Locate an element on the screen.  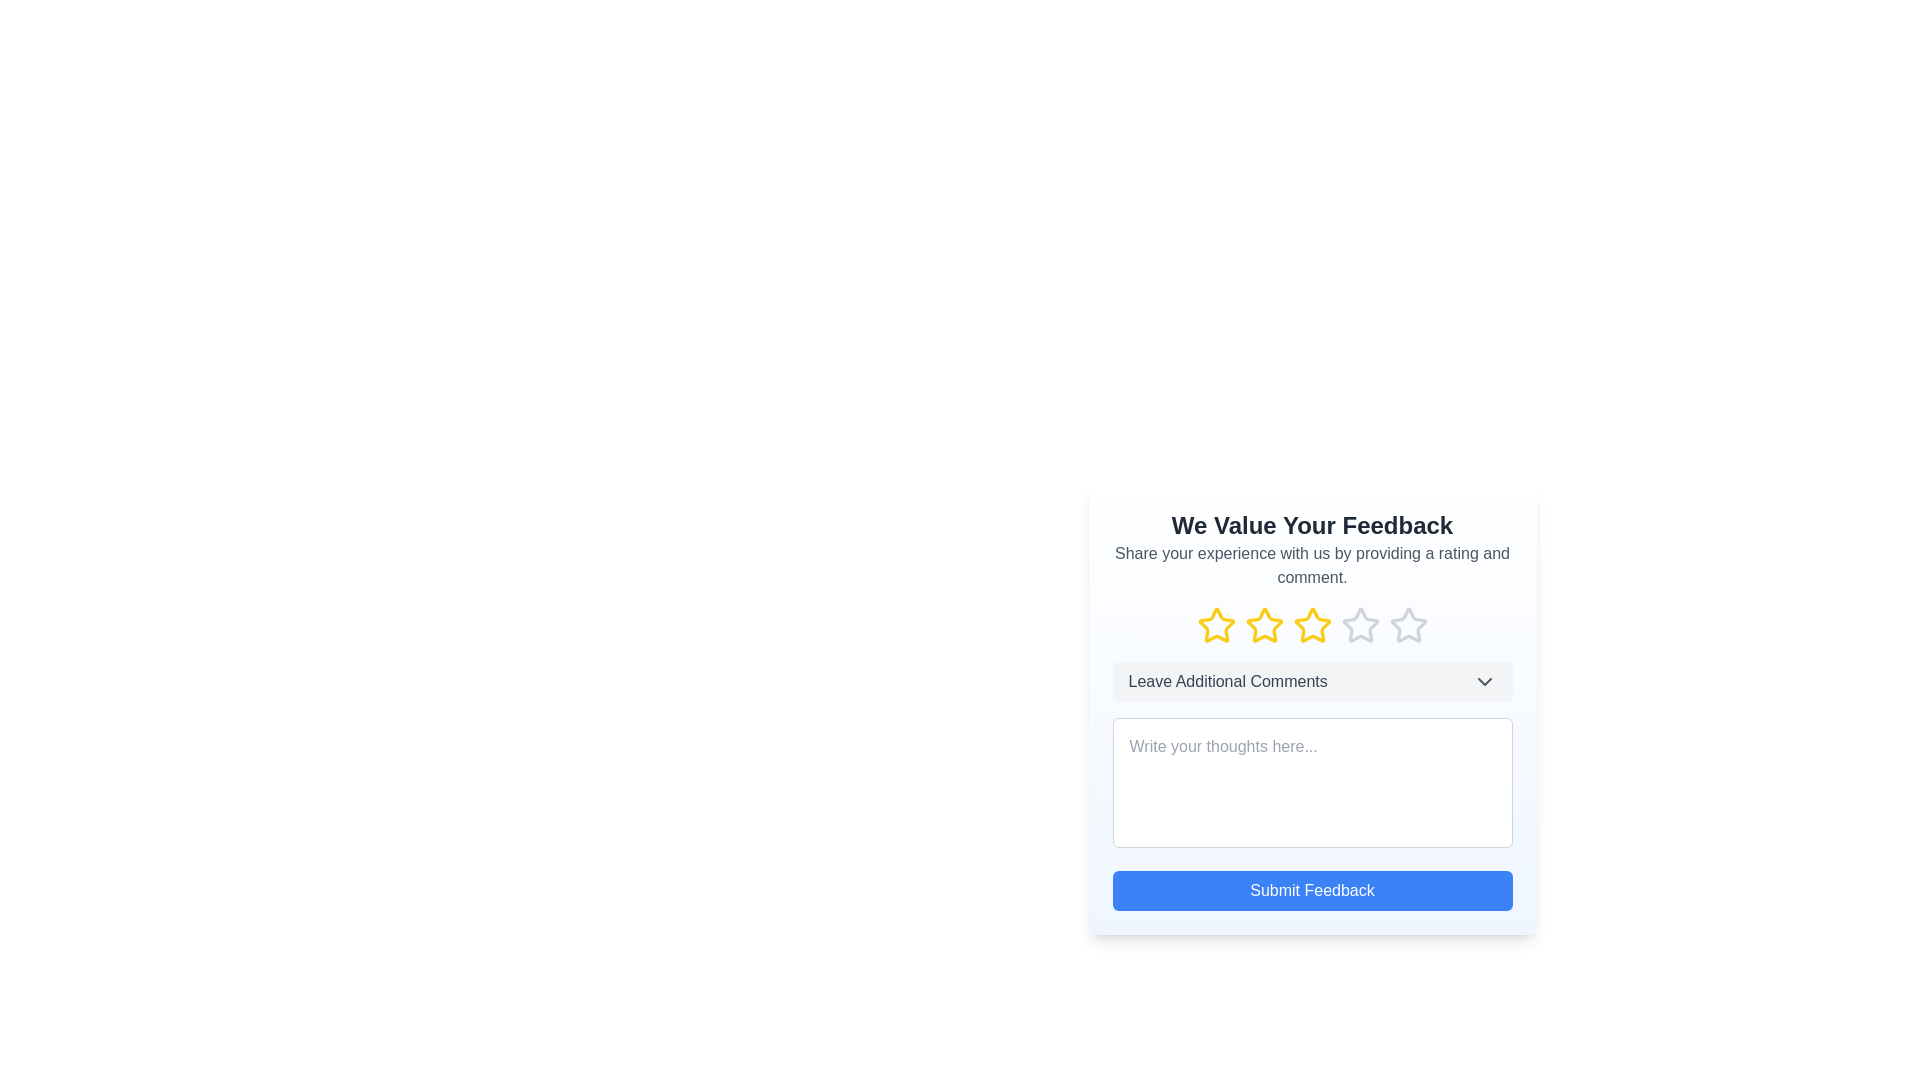
the button located below the row of star rating icons in the feedback form is located at coordinates (1312, 681).